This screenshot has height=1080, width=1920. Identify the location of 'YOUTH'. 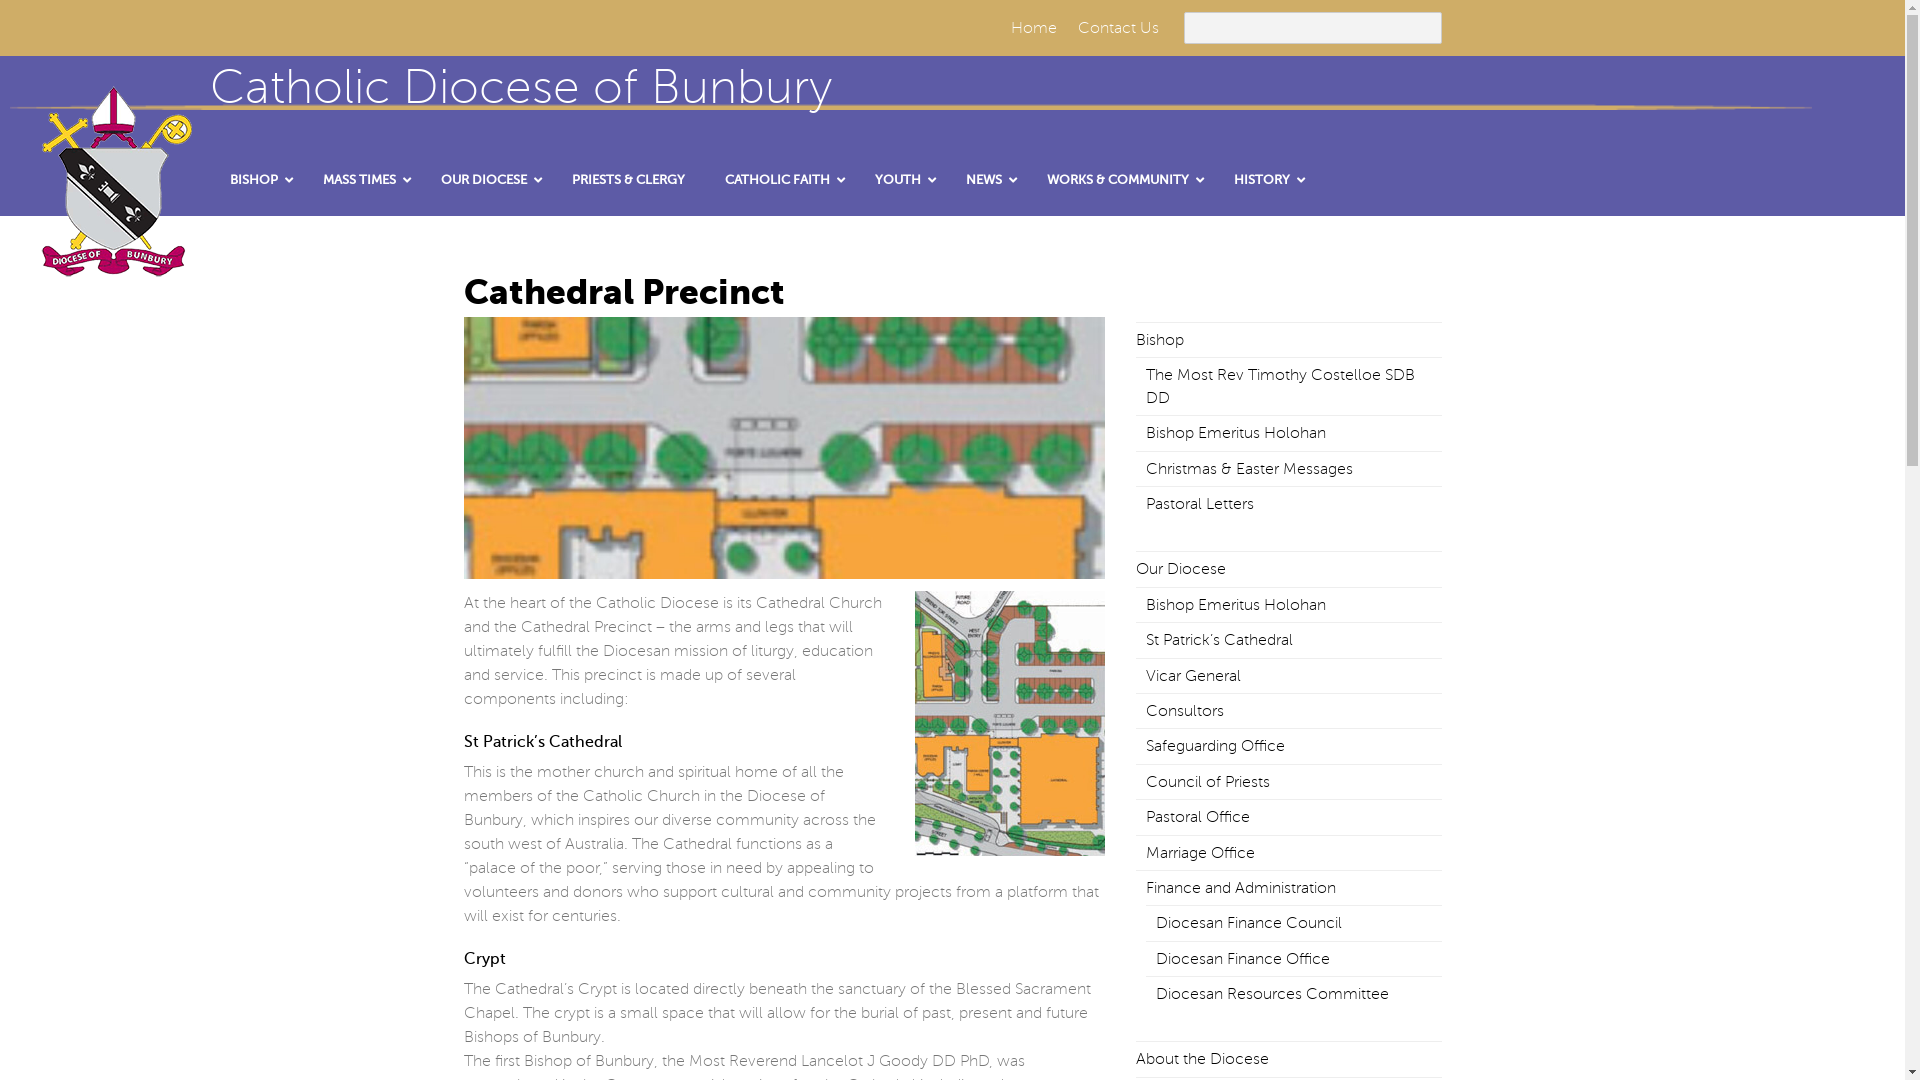
(899, 178).